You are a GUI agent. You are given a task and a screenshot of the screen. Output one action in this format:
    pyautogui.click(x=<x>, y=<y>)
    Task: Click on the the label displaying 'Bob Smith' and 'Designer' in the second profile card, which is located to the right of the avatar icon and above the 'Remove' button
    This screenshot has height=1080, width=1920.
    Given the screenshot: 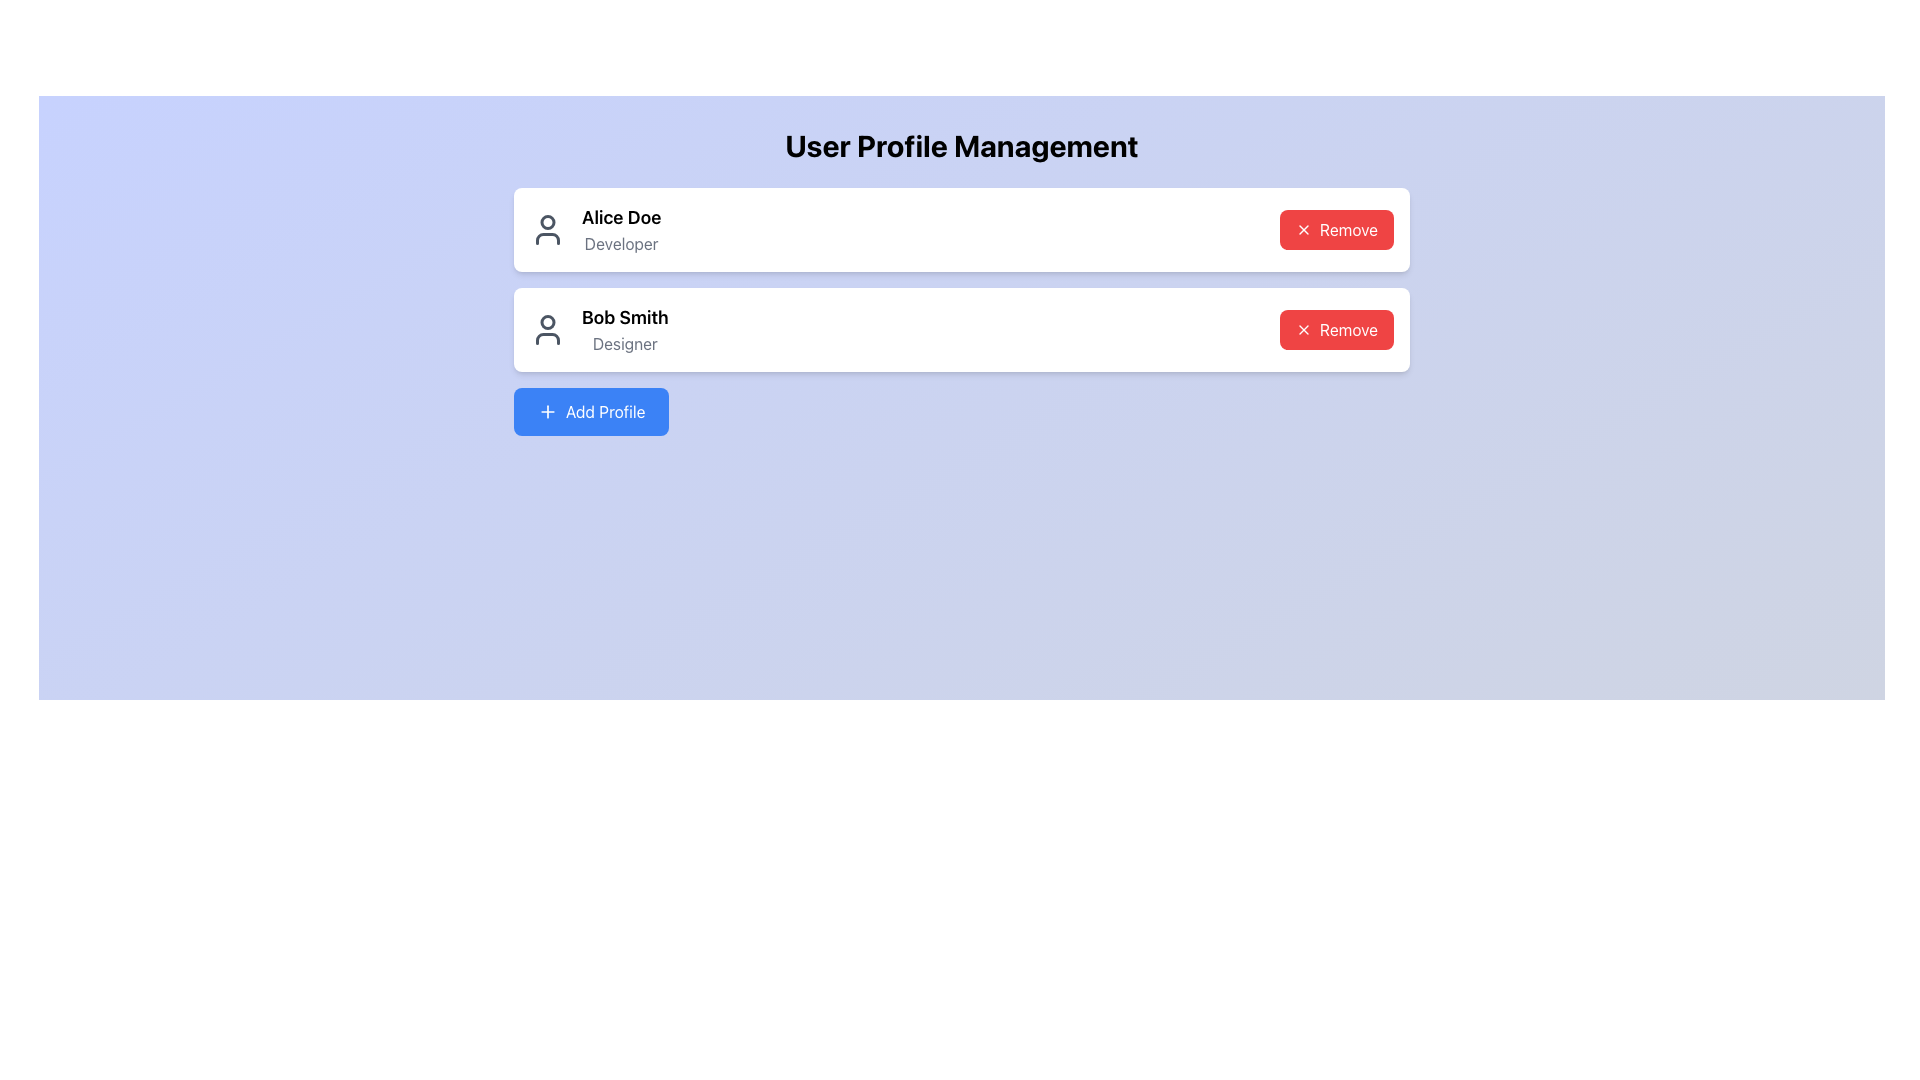 What is the action you would take?
    pyautogui.click(x=598, y=329)
    